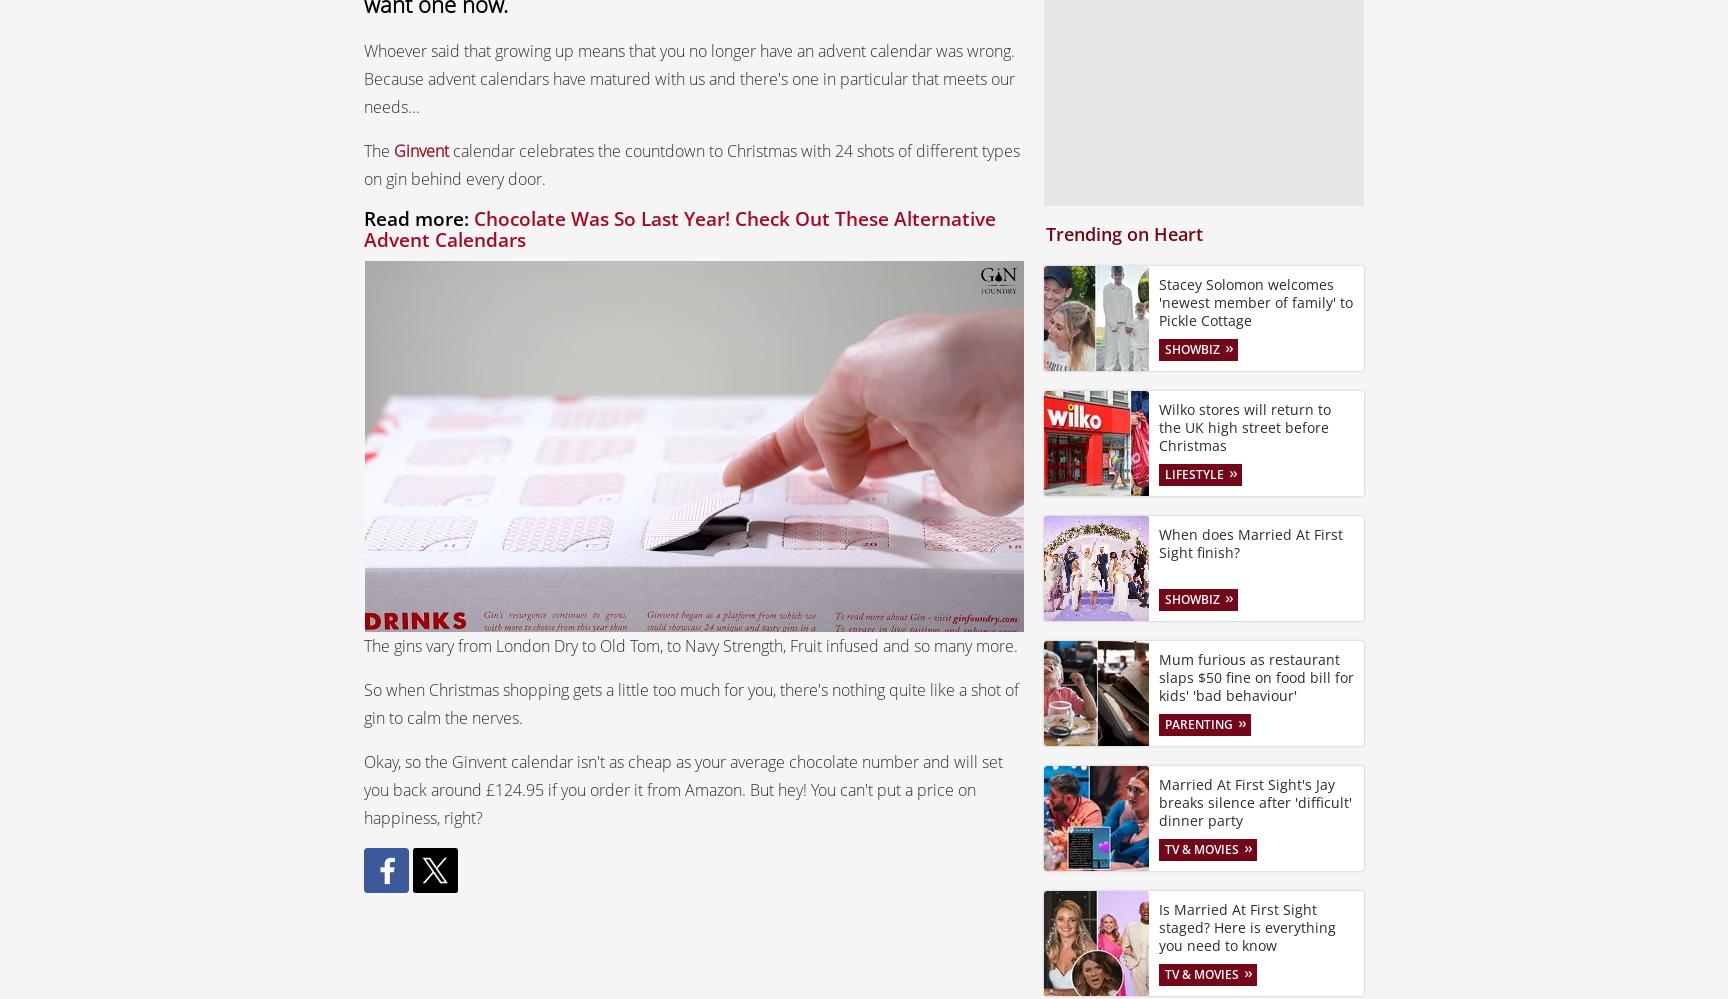 Image resolution: width=1728 pixels, height=999 pixels. What do you see at coordinates (362, 217) in the screenshot?
I see `'Read more:'` at bounding box center [362, 217].